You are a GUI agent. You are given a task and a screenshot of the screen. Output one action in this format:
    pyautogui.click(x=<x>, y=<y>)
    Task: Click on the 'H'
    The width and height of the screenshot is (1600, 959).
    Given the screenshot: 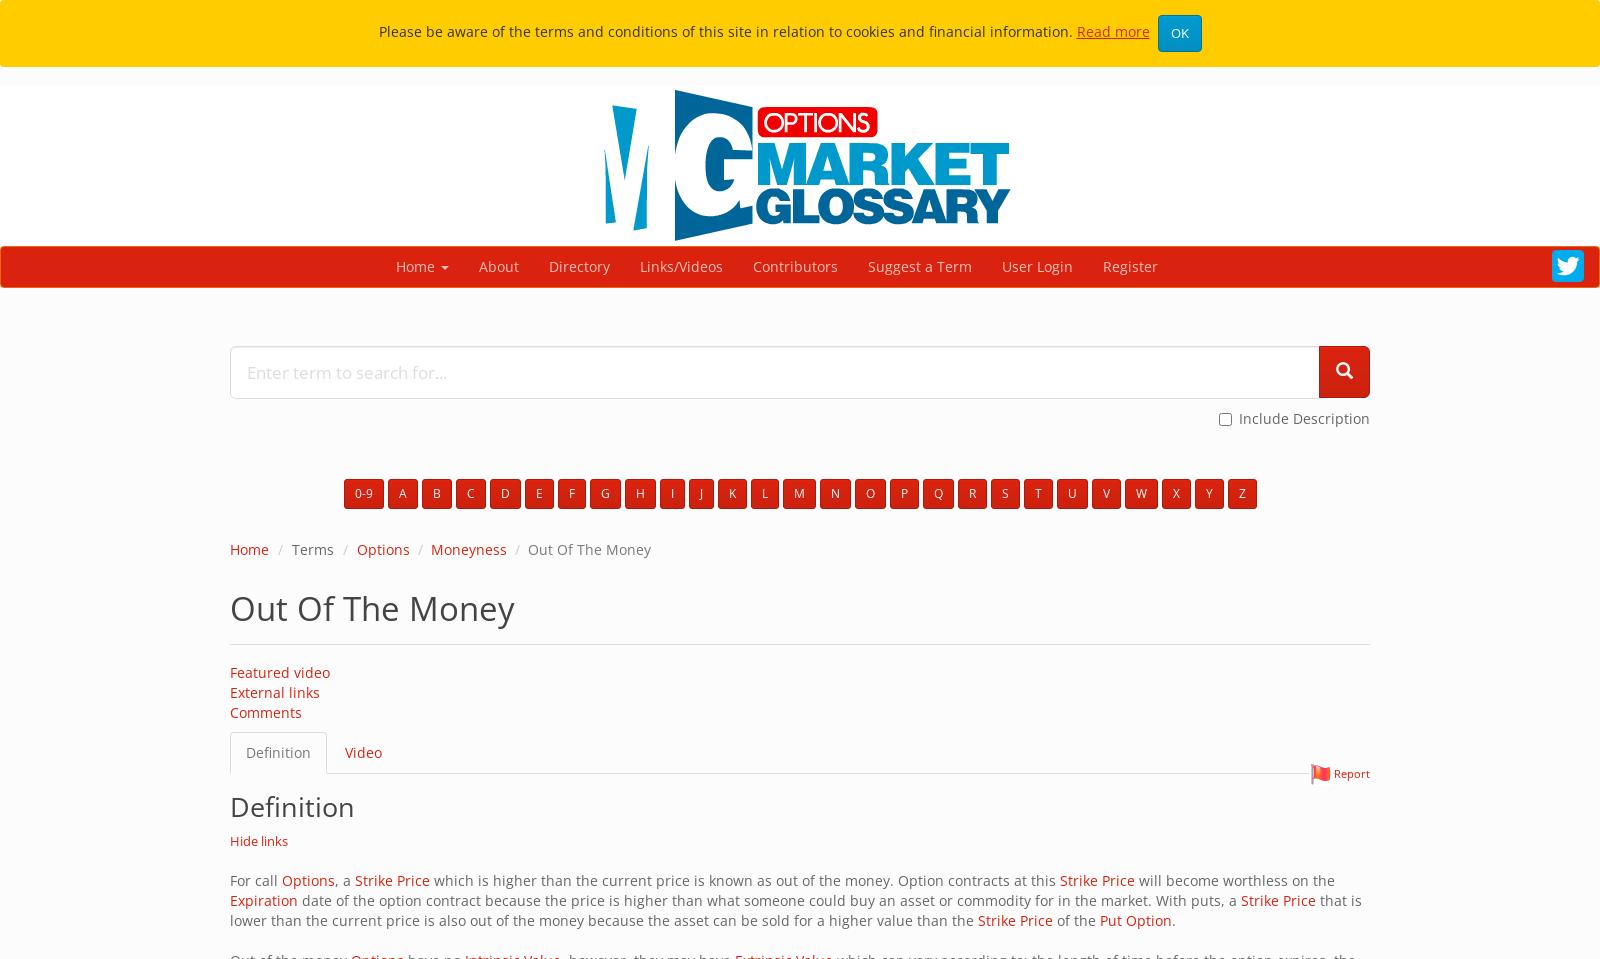 What is the action you would take?
    pyautogui.click(x=635, y=492)
    